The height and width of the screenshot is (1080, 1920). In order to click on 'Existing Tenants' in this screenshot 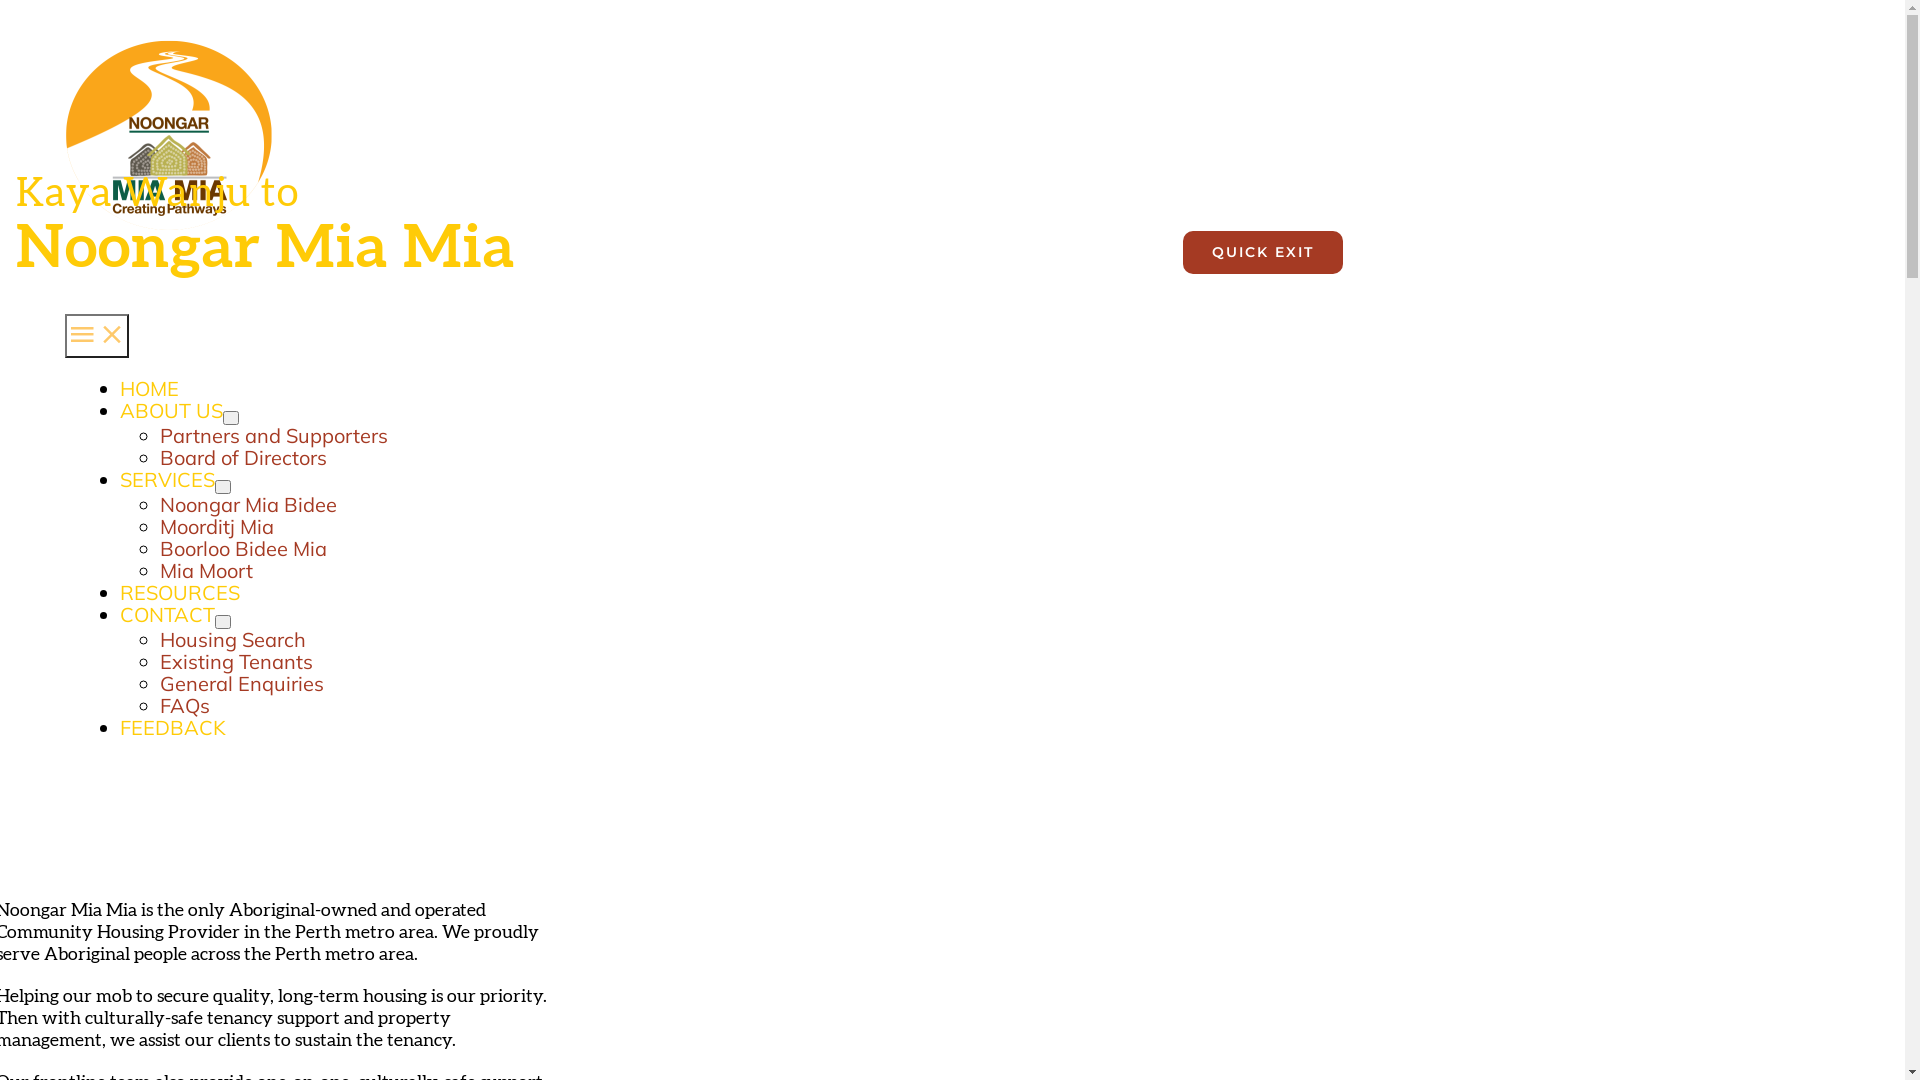, I will do `click(158, 661)`.